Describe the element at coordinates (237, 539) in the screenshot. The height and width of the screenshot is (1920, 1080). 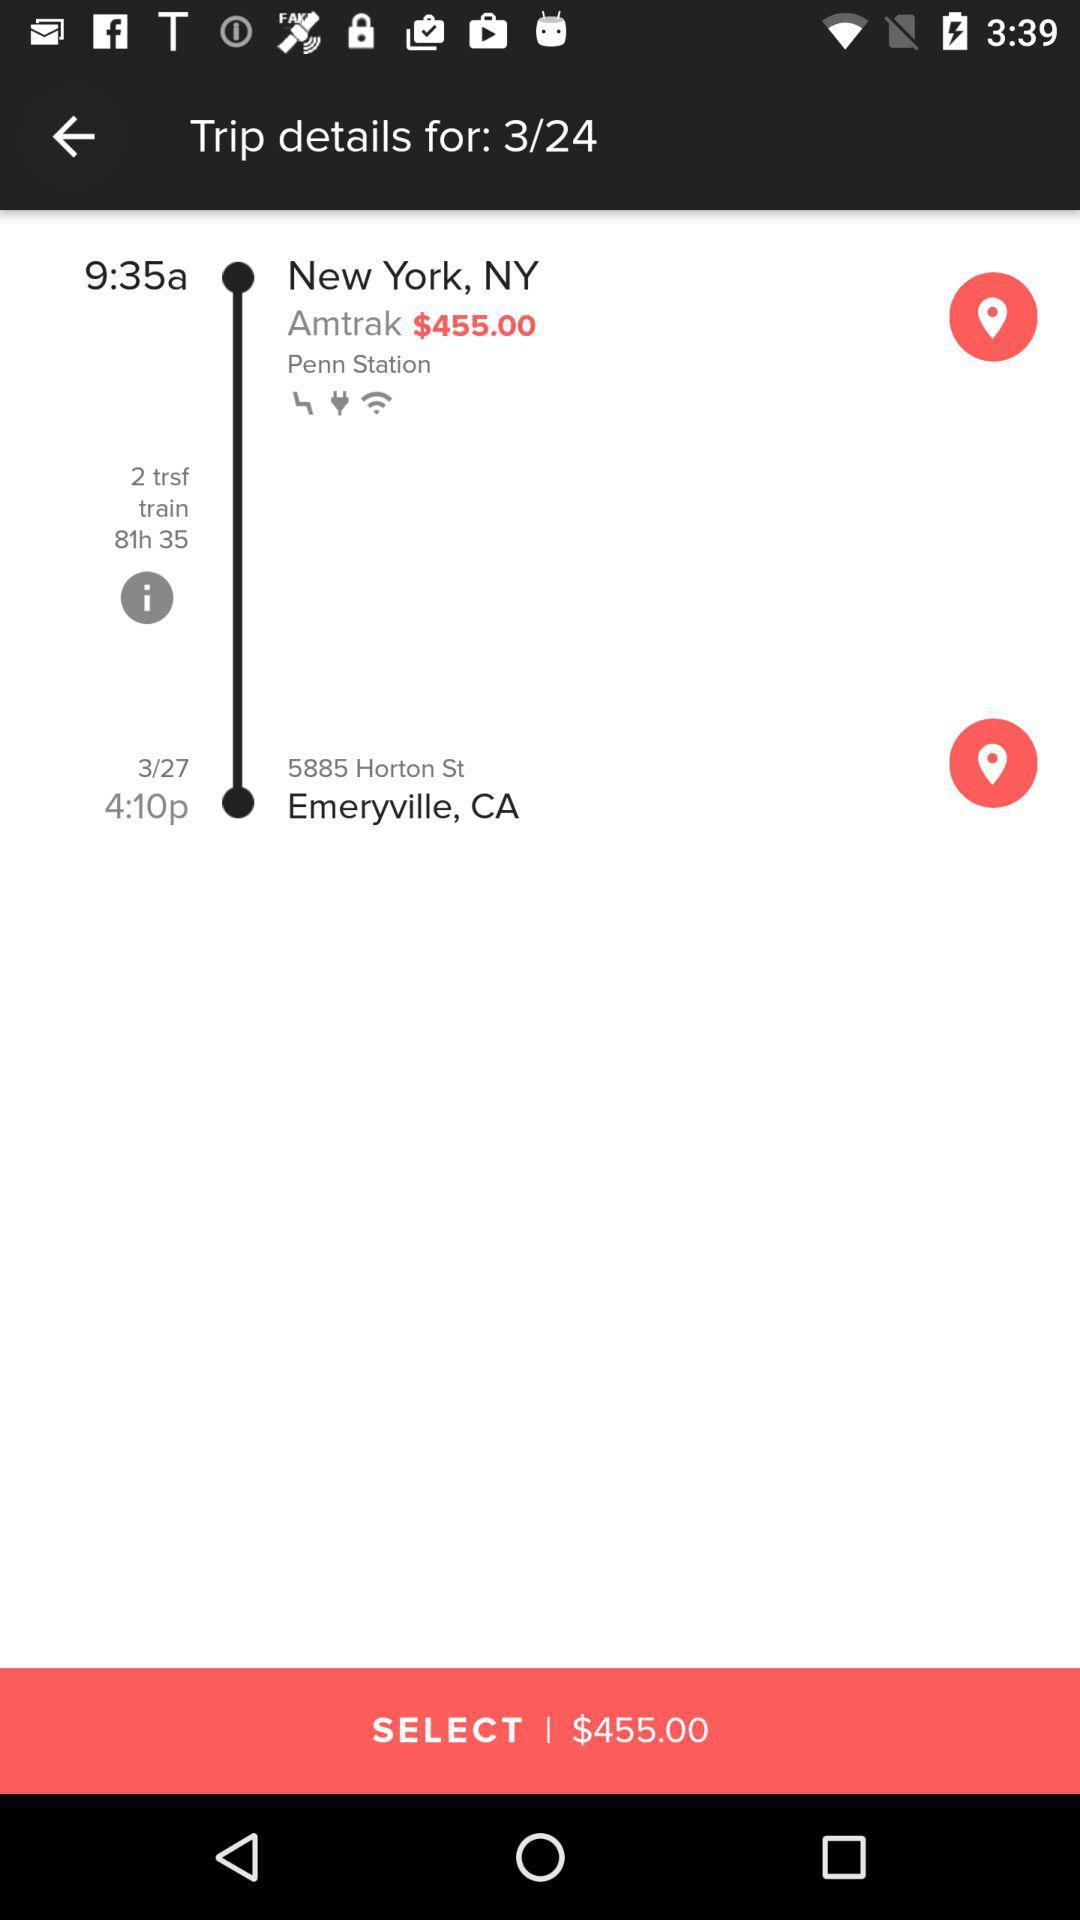
I see `item to the left of the new york, ny item` at that location.